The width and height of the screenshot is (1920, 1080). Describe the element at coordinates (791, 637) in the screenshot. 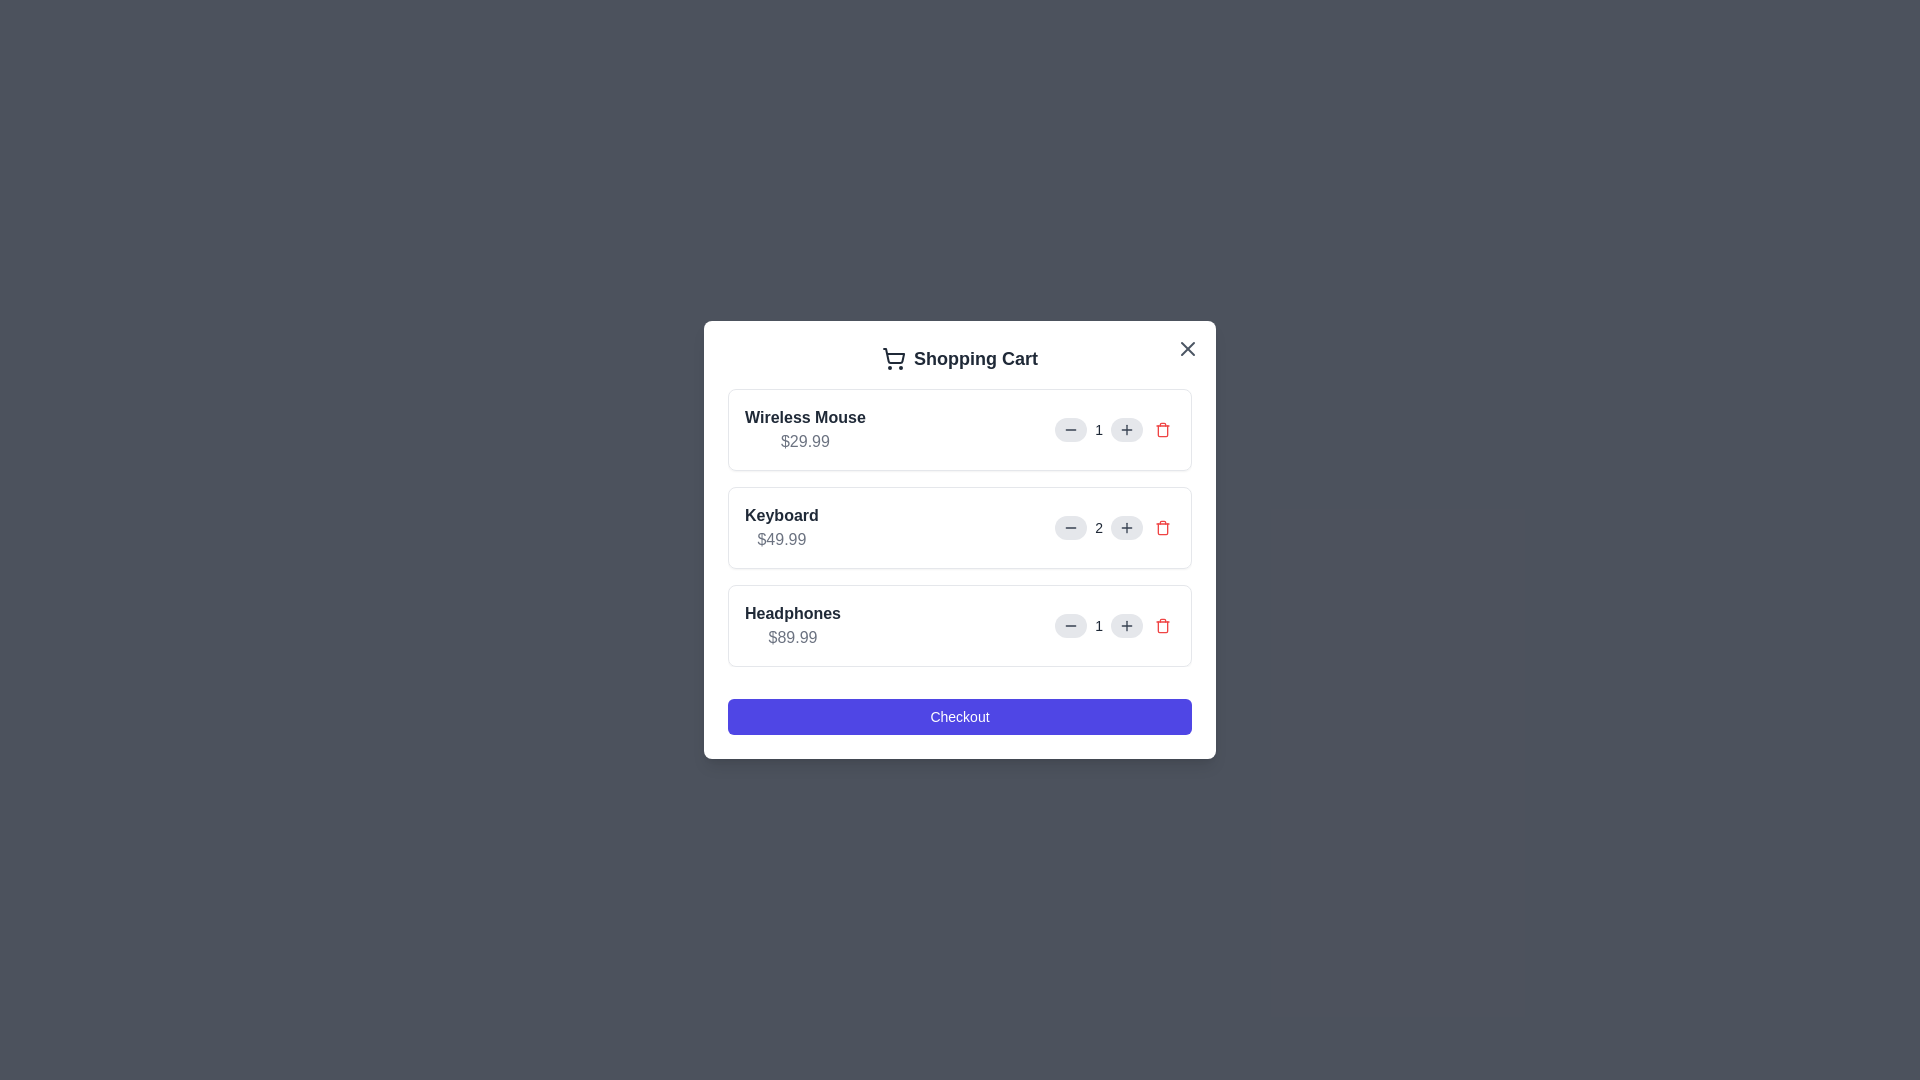

I see `the price display text label for the selected headphones in the shopping cart` at that location.